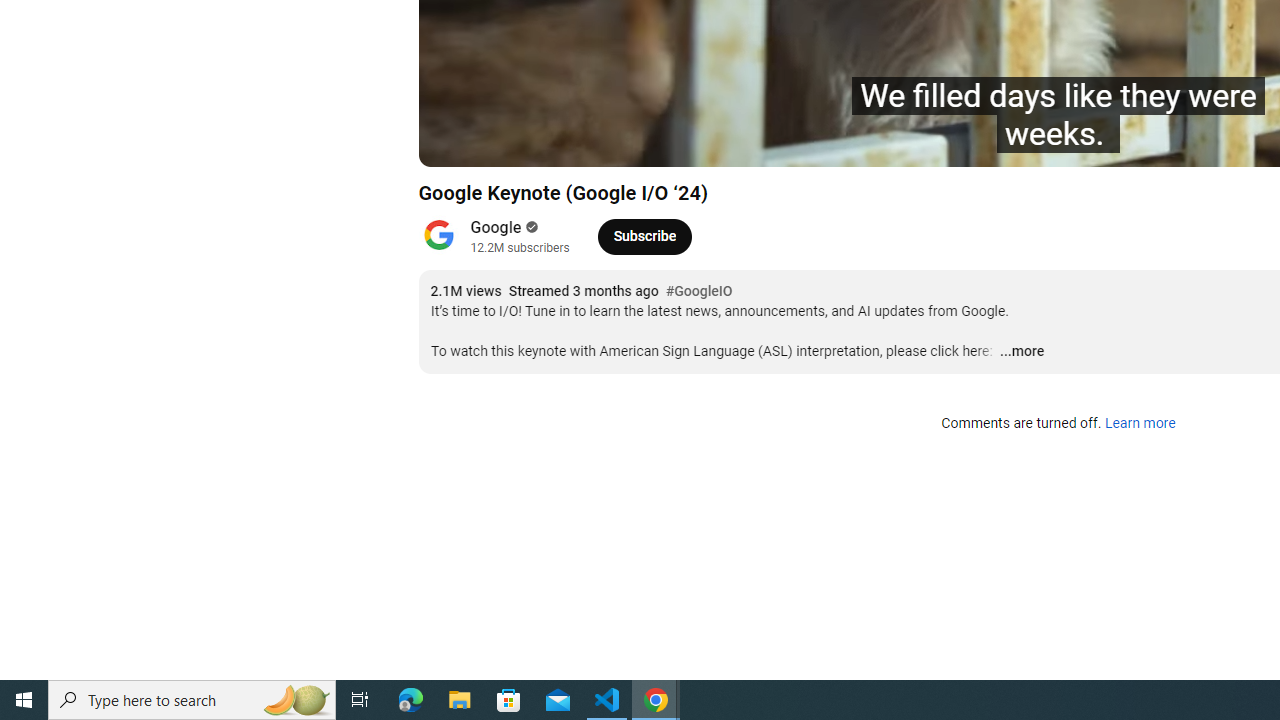 The width and height of the screenshot is (1280, 720). What do you see at coordinates (699, 291) in the screenshot?
I see `'#GoogleIO'` at bounding box center [699, 291].